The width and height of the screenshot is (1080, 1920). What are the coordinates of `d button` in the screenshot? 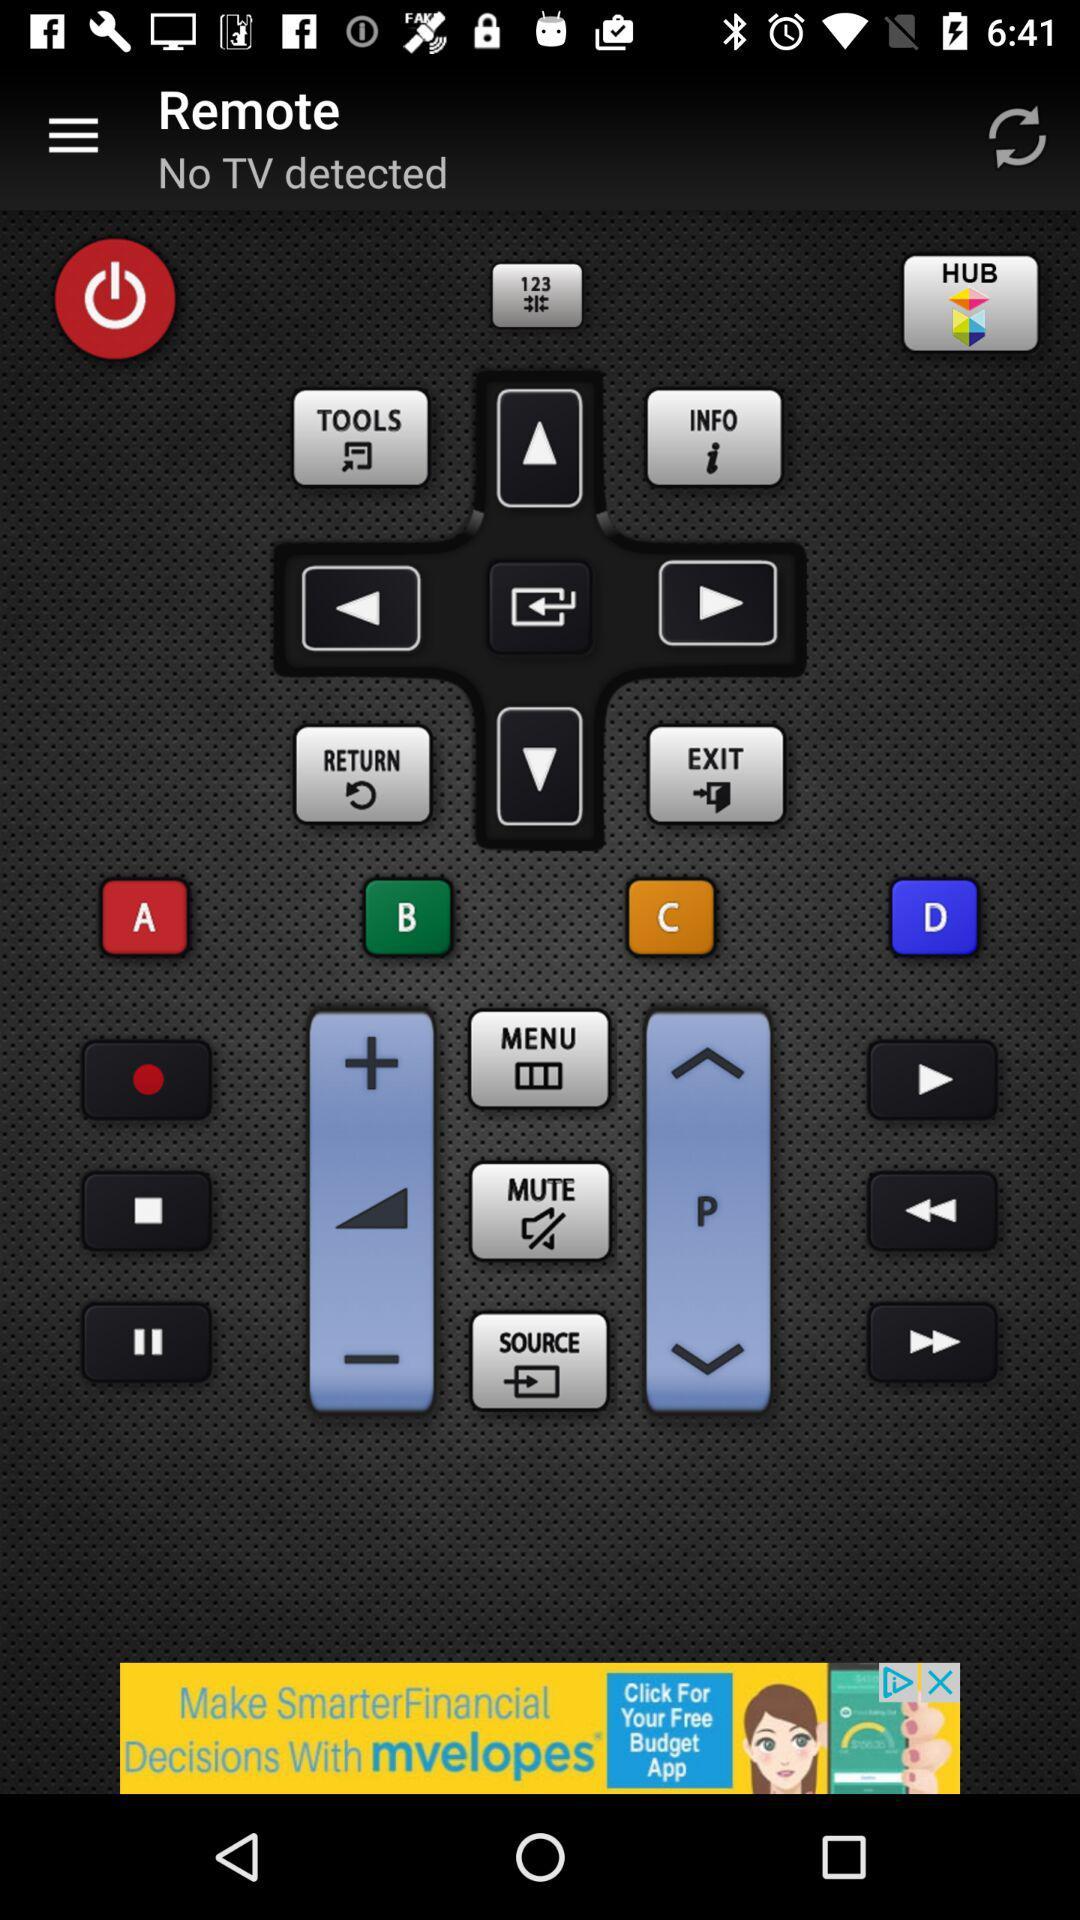 It's located at (934, 916).